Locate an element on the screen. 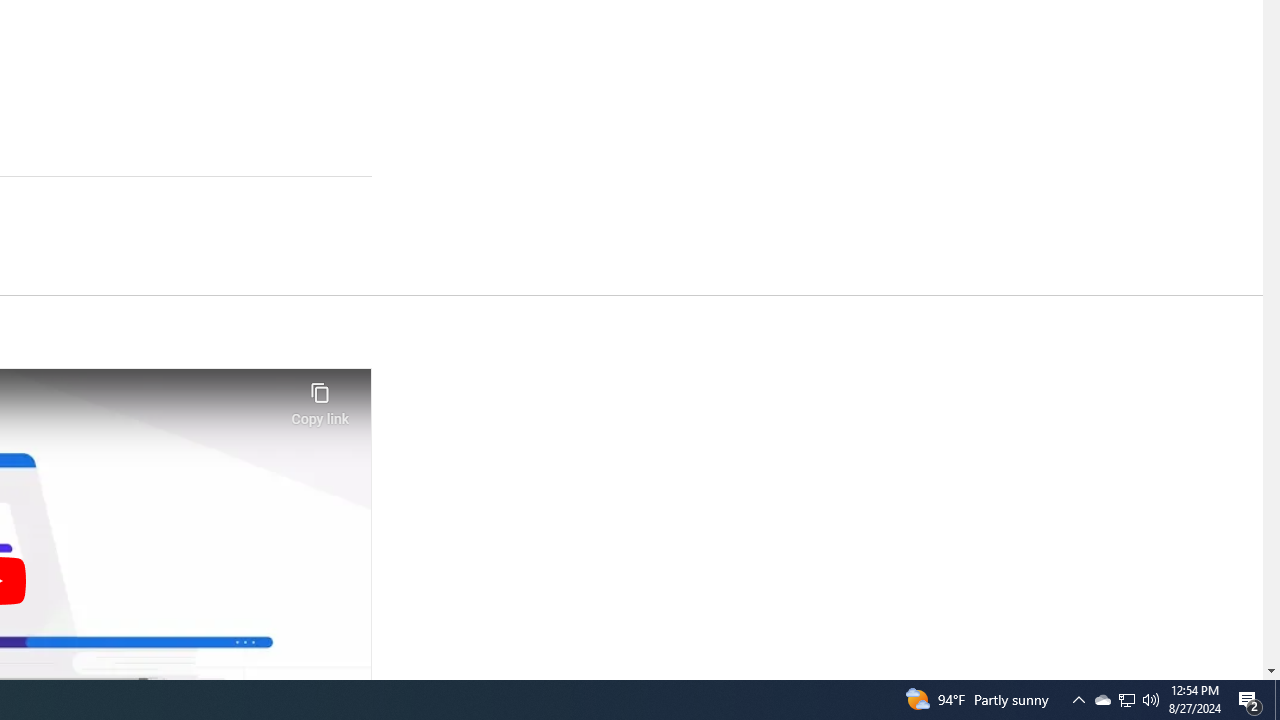 The height and width of the screenshot is (720, 1280). 'Copy link' is located at coordinates (320, 398).